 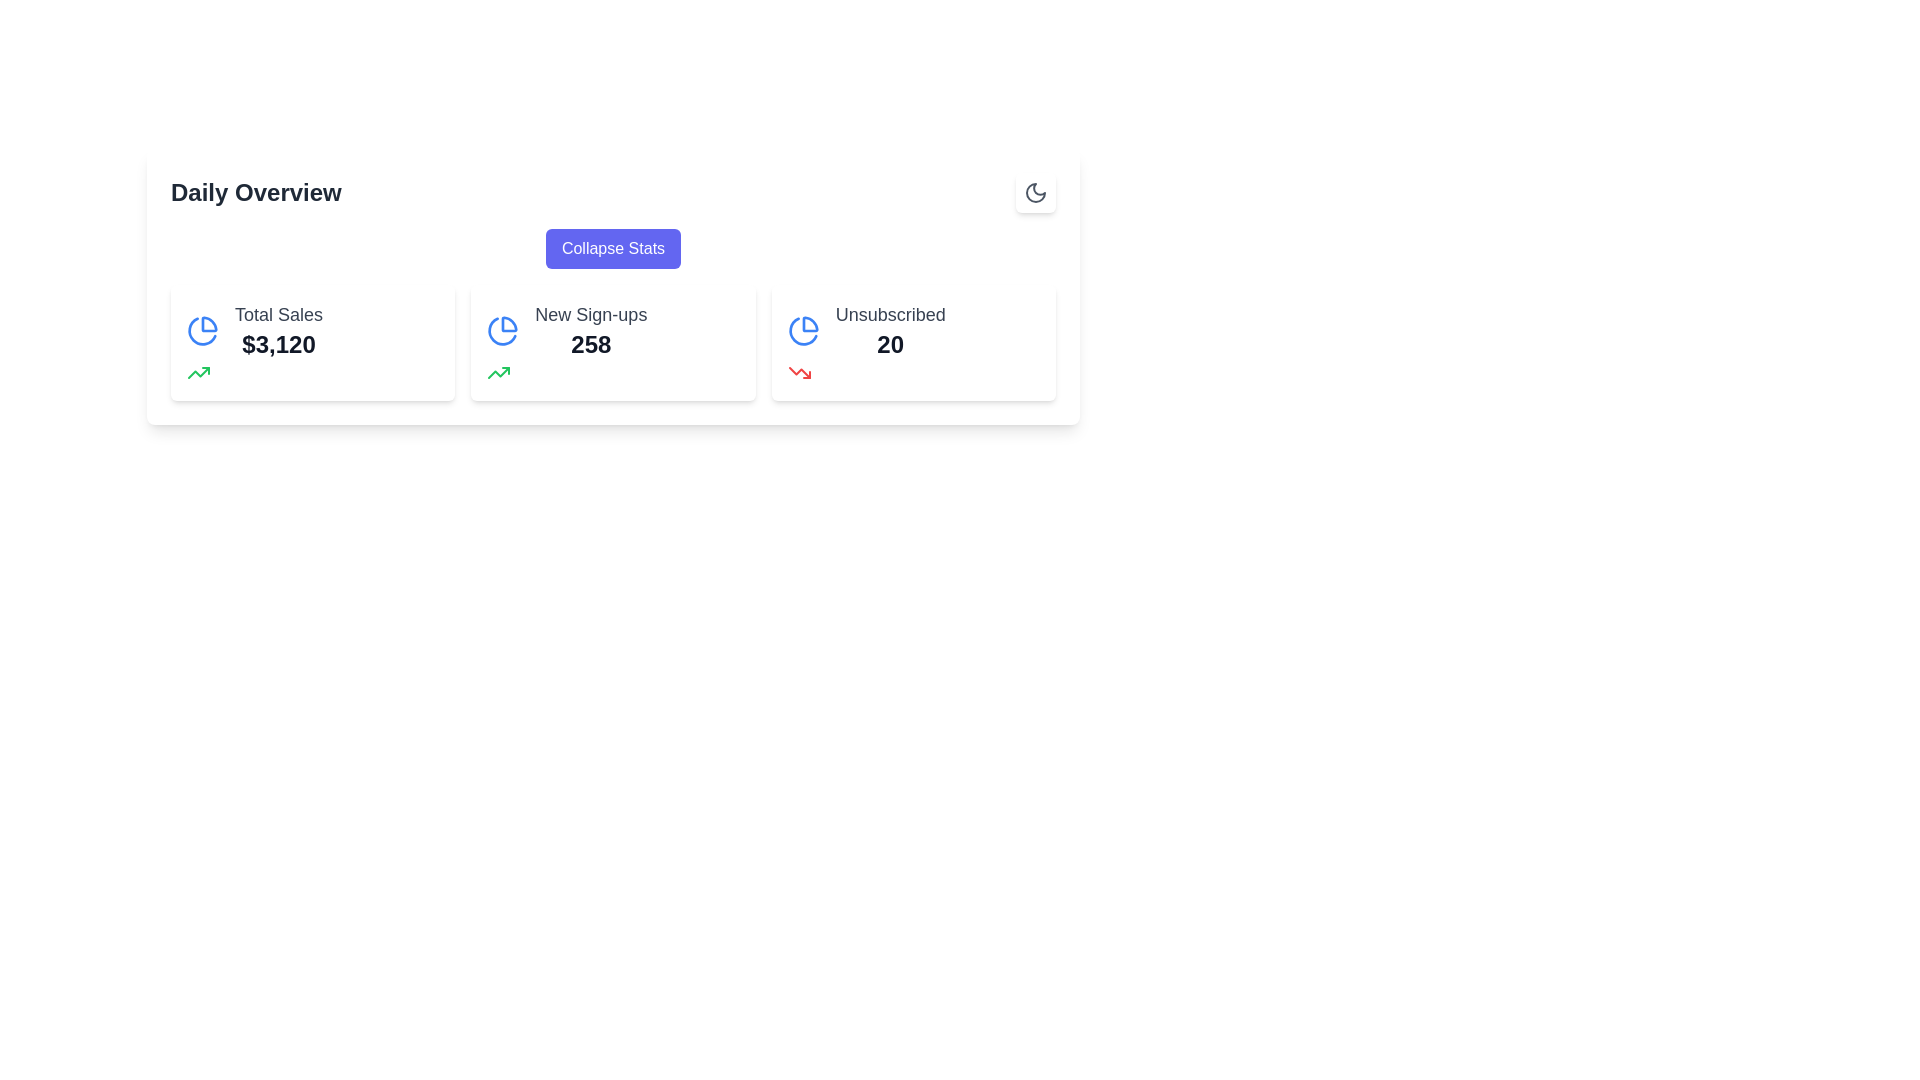 I want to click on the Text Label displaying the monetary value that summarizes total sales, located below the 'Total Sales' label in a card-like UI component, so click(x=277, y=343).